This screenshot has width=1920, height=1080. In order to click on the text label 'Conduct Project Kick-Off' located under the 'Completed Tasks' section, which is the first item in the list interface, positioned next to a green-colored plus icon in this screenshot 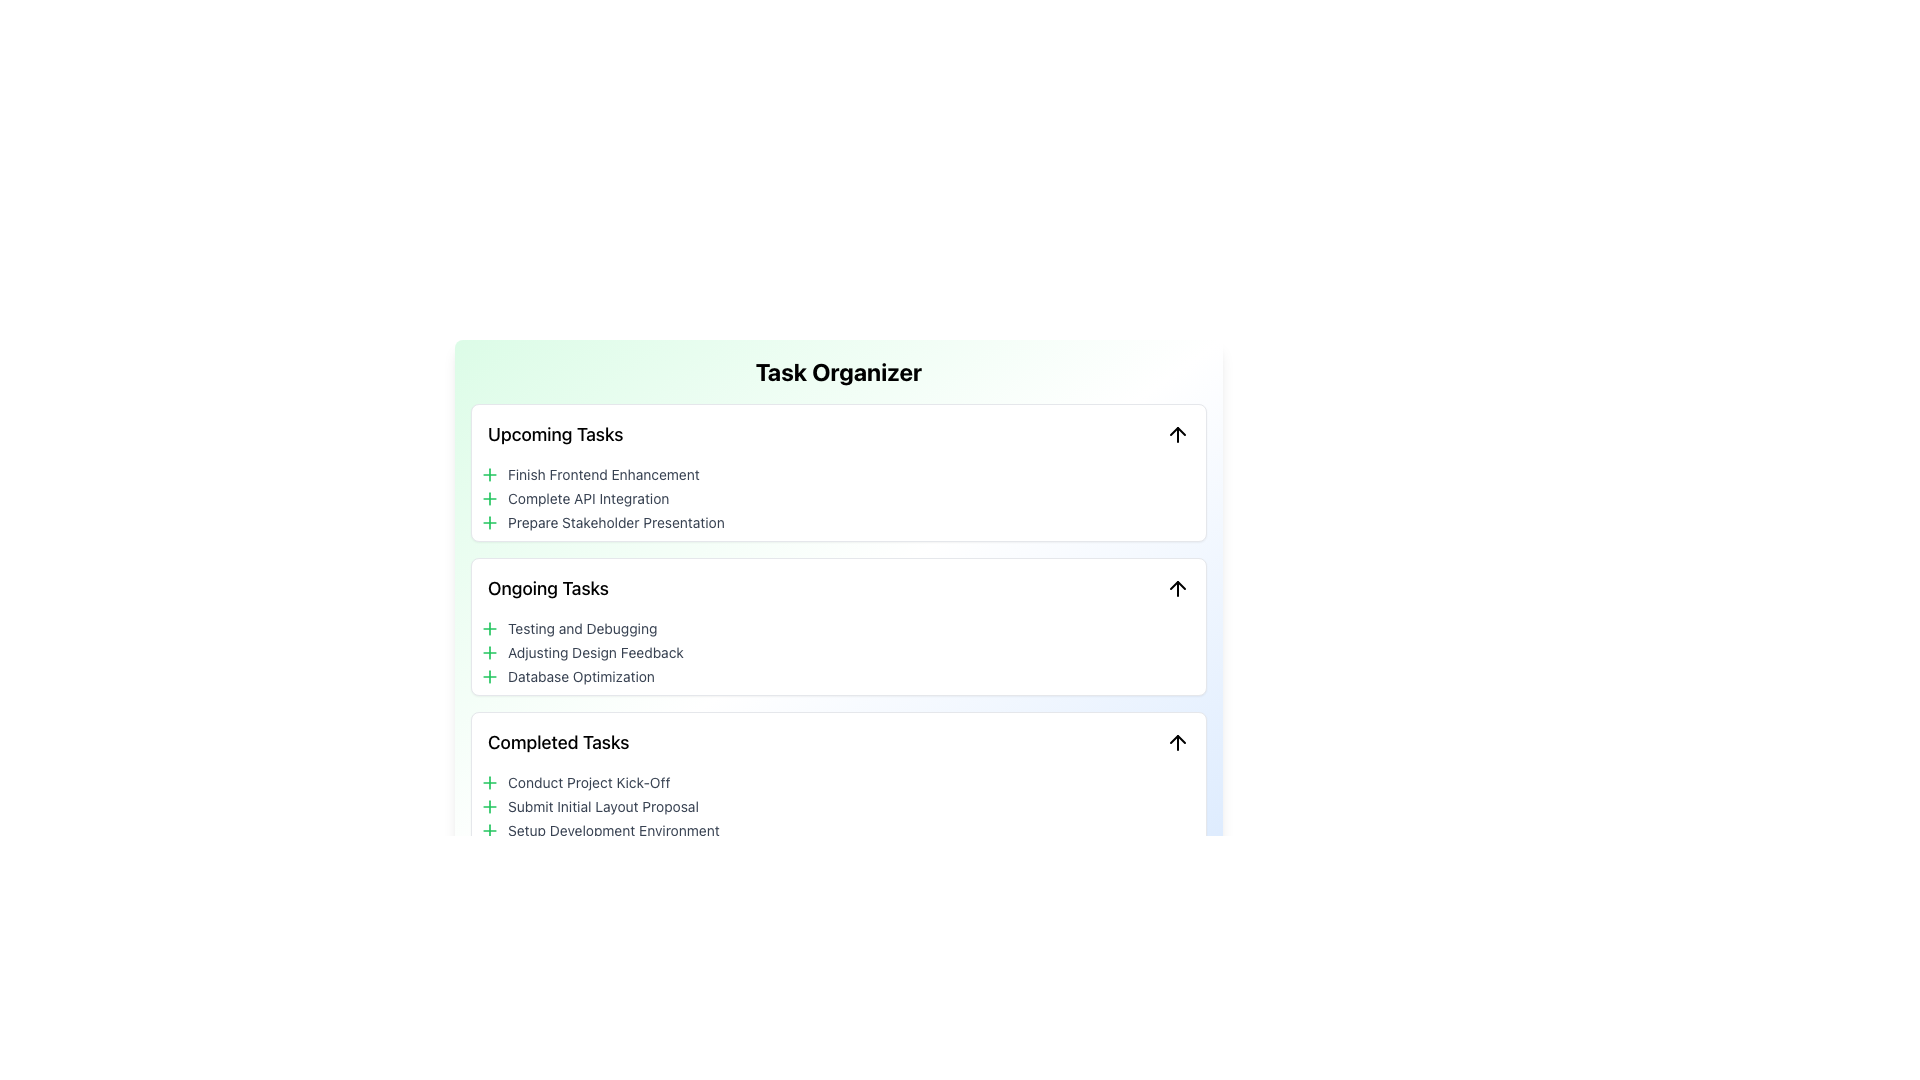, I will do `click(588, 782)`.